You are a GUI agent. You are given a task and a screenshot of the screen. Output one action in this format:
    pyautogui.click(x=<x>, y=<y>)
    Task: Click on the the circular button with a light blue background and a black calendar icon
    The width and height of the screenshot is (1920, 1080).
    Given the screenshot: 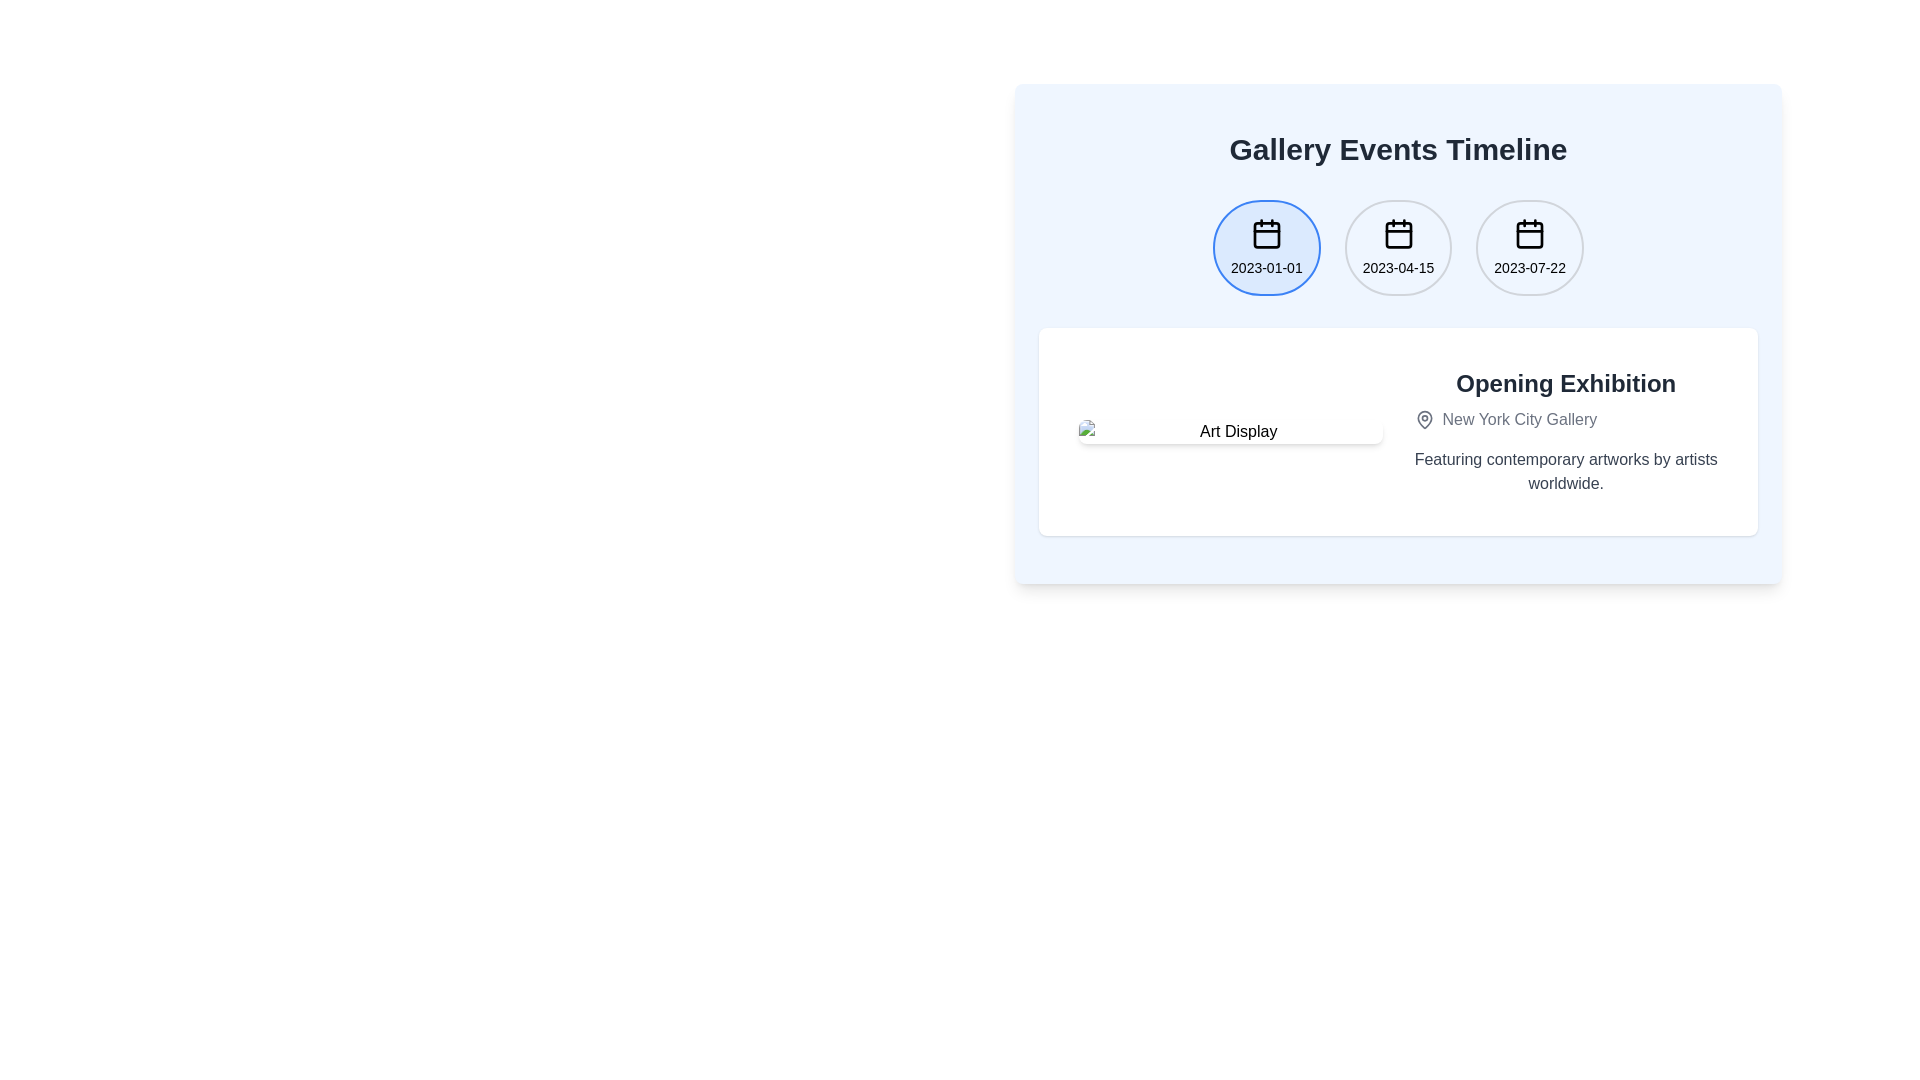 What is the action you would take?
    pyautogui.click(x=1265, y=246)
    